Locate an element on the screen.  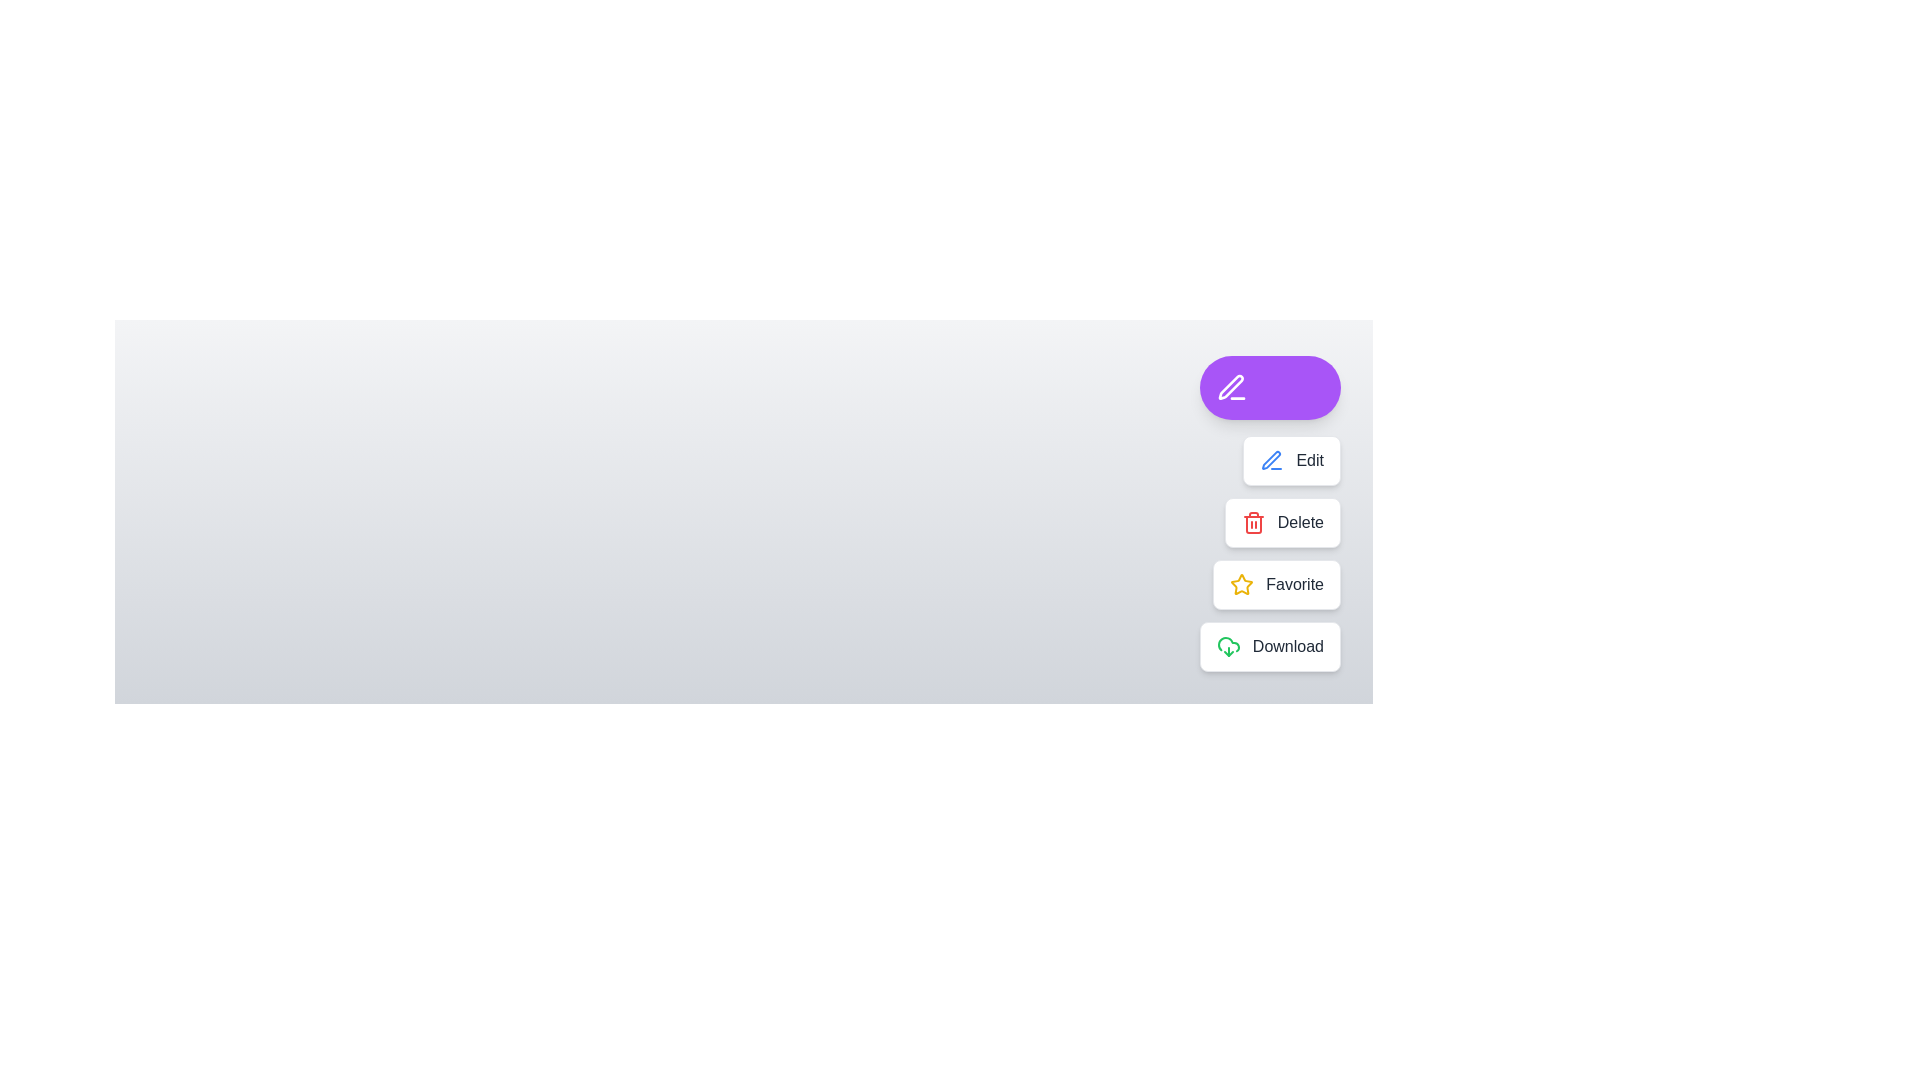
the purple button to toggle the menu visibility is located at coordinates (1269, 388).